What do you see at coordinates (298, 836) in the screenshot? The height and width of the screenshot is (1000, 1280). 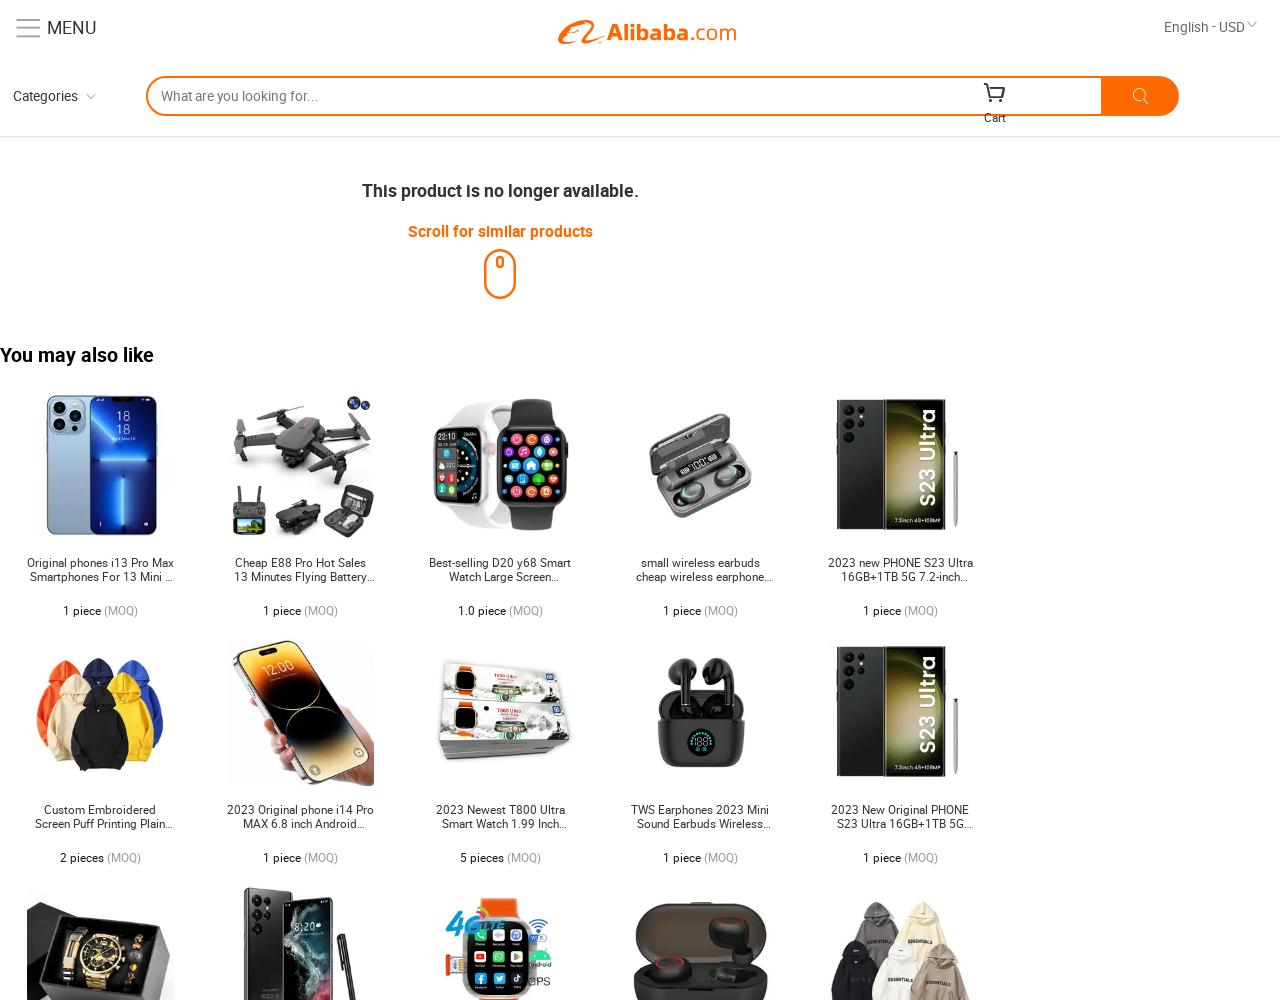 I see `'2023 Original phone i14 Pro MAX 6.8 inch Android Smartphones 12GB+512GB 10-Core 5G LET Cellphones 4 Camera cell phone'` at bounding box center [298, 836].